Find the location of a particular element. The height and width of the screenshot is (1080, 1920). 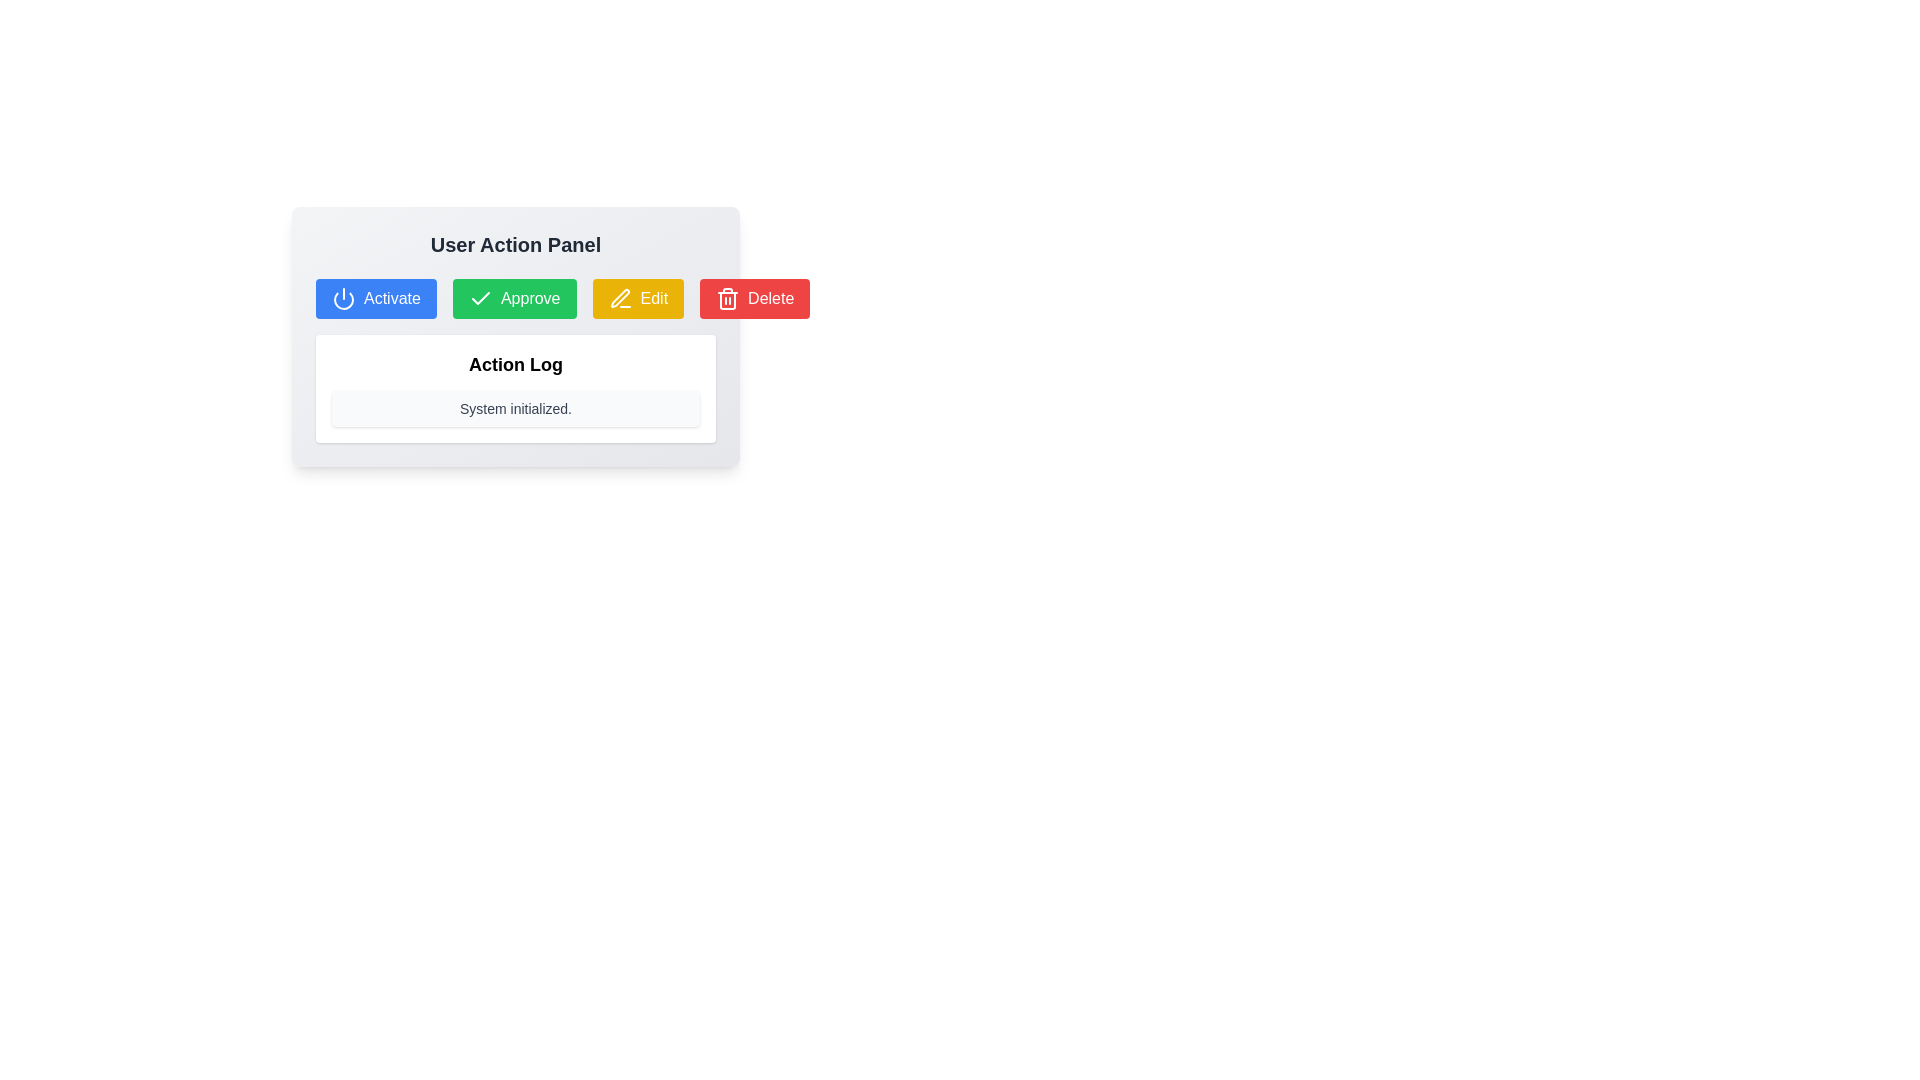

the red 'Delete' button with white text and a trash icon, which is the last button in the horizontal group of action buttons is located at coordinates (754, 299).